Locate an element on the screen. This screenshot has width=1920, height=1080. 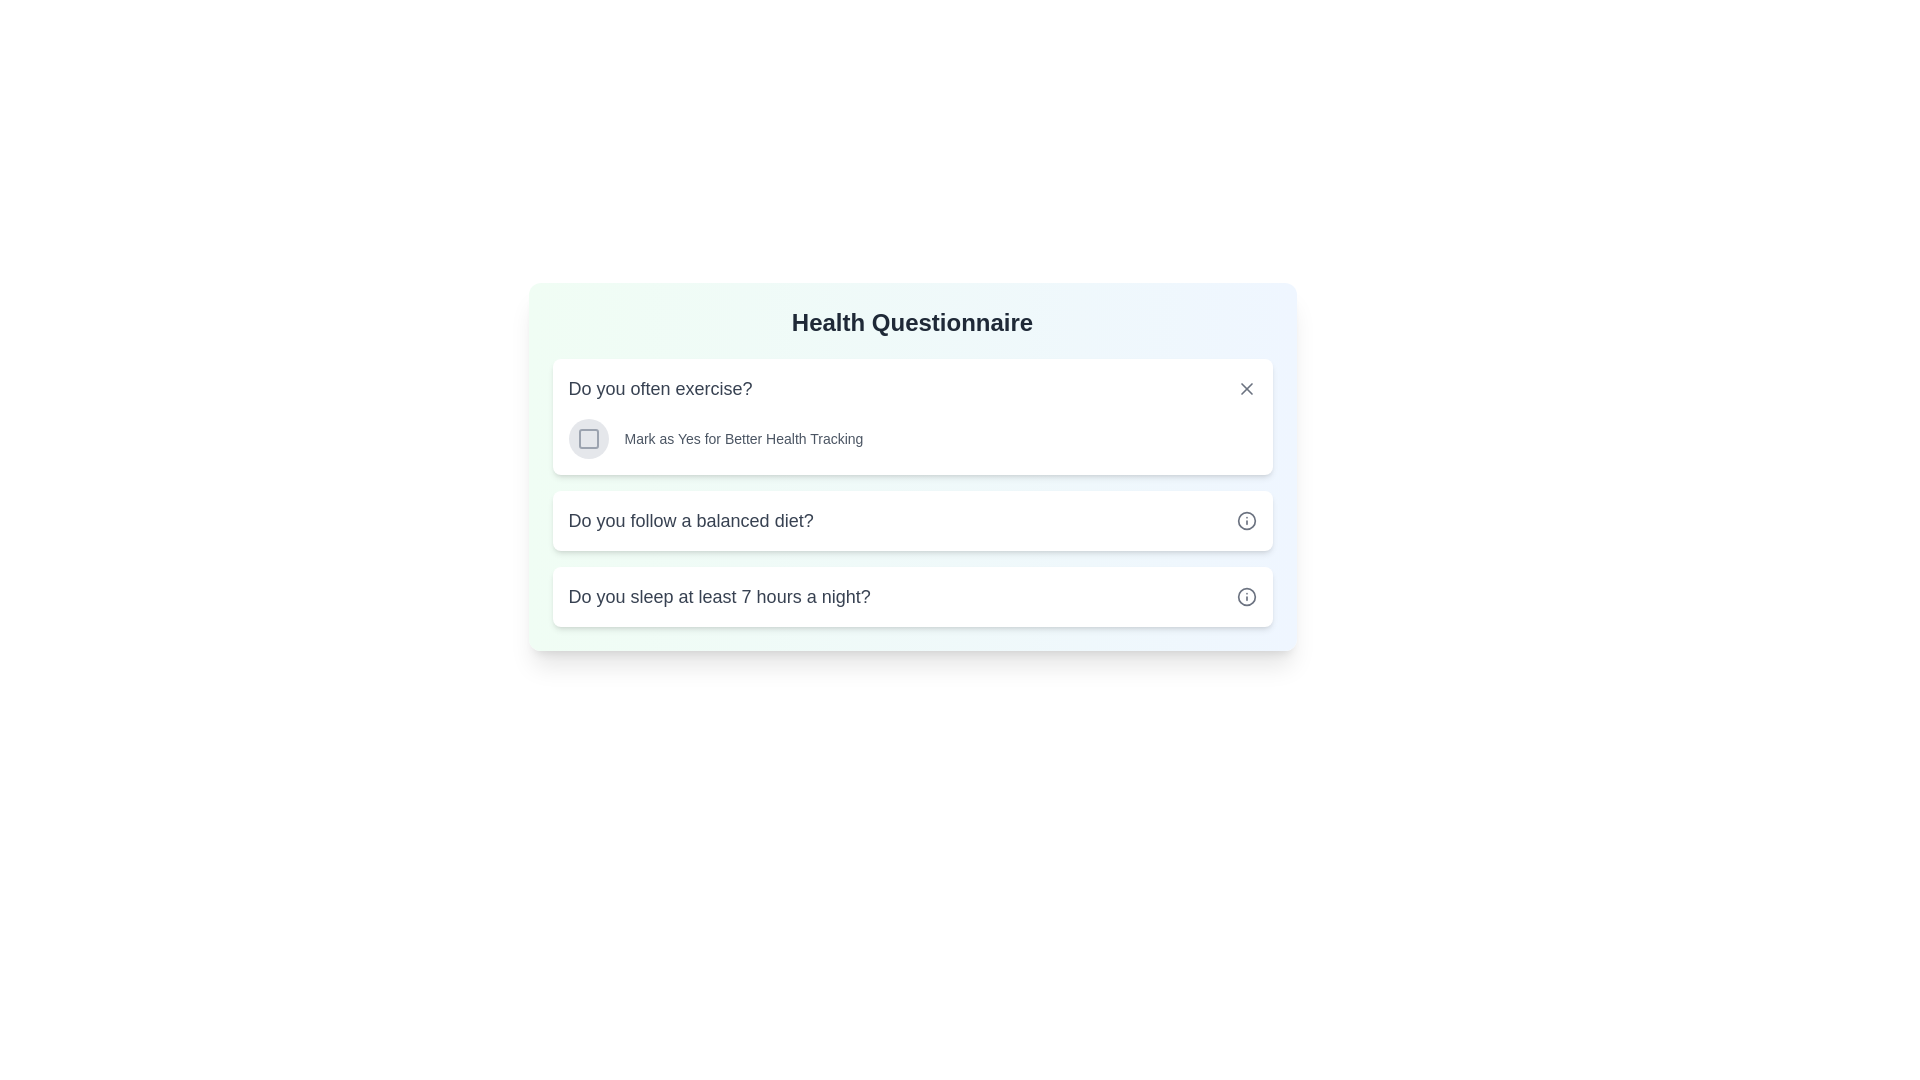
the leftmost button under the text 'Mark as Yes for Better Health Tracking' is located at coordinates (587, 438).